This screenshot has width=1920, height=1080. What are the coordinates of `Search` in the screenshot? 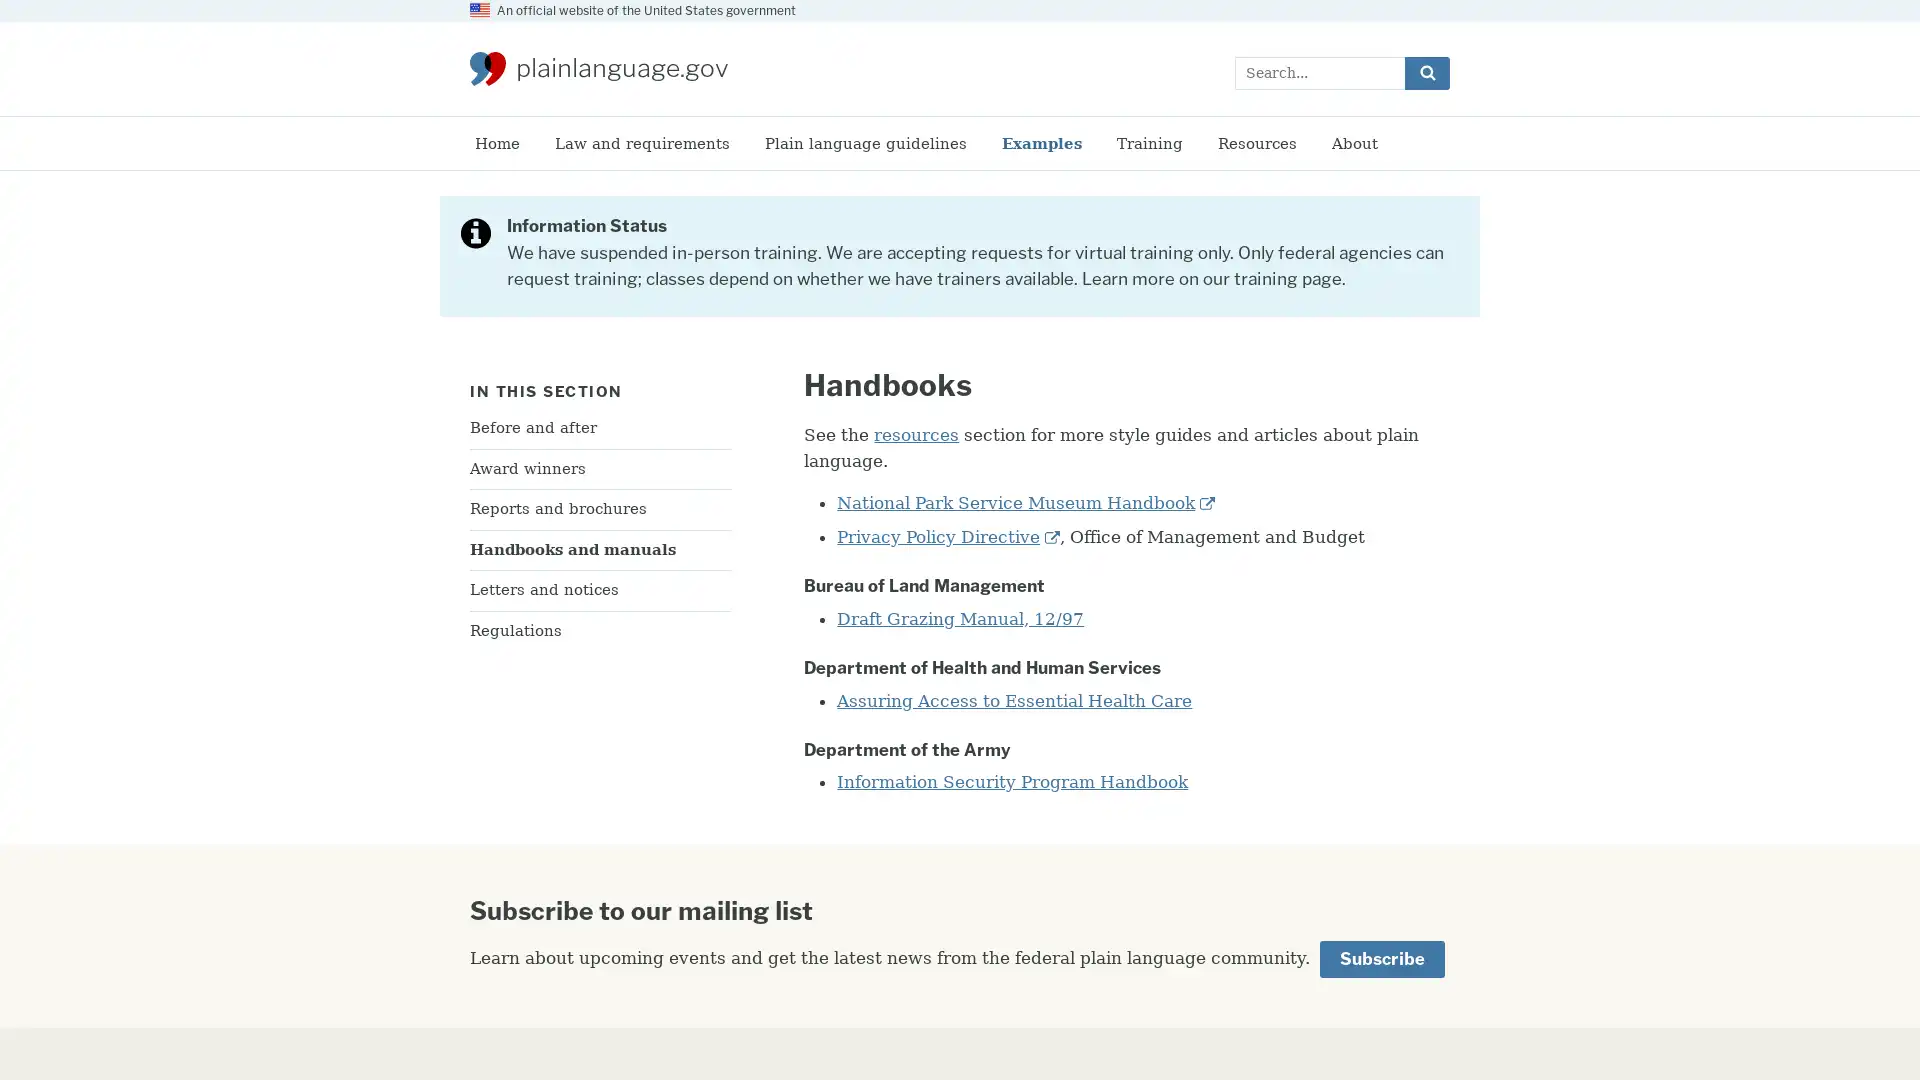 It's located at (1426, 71).